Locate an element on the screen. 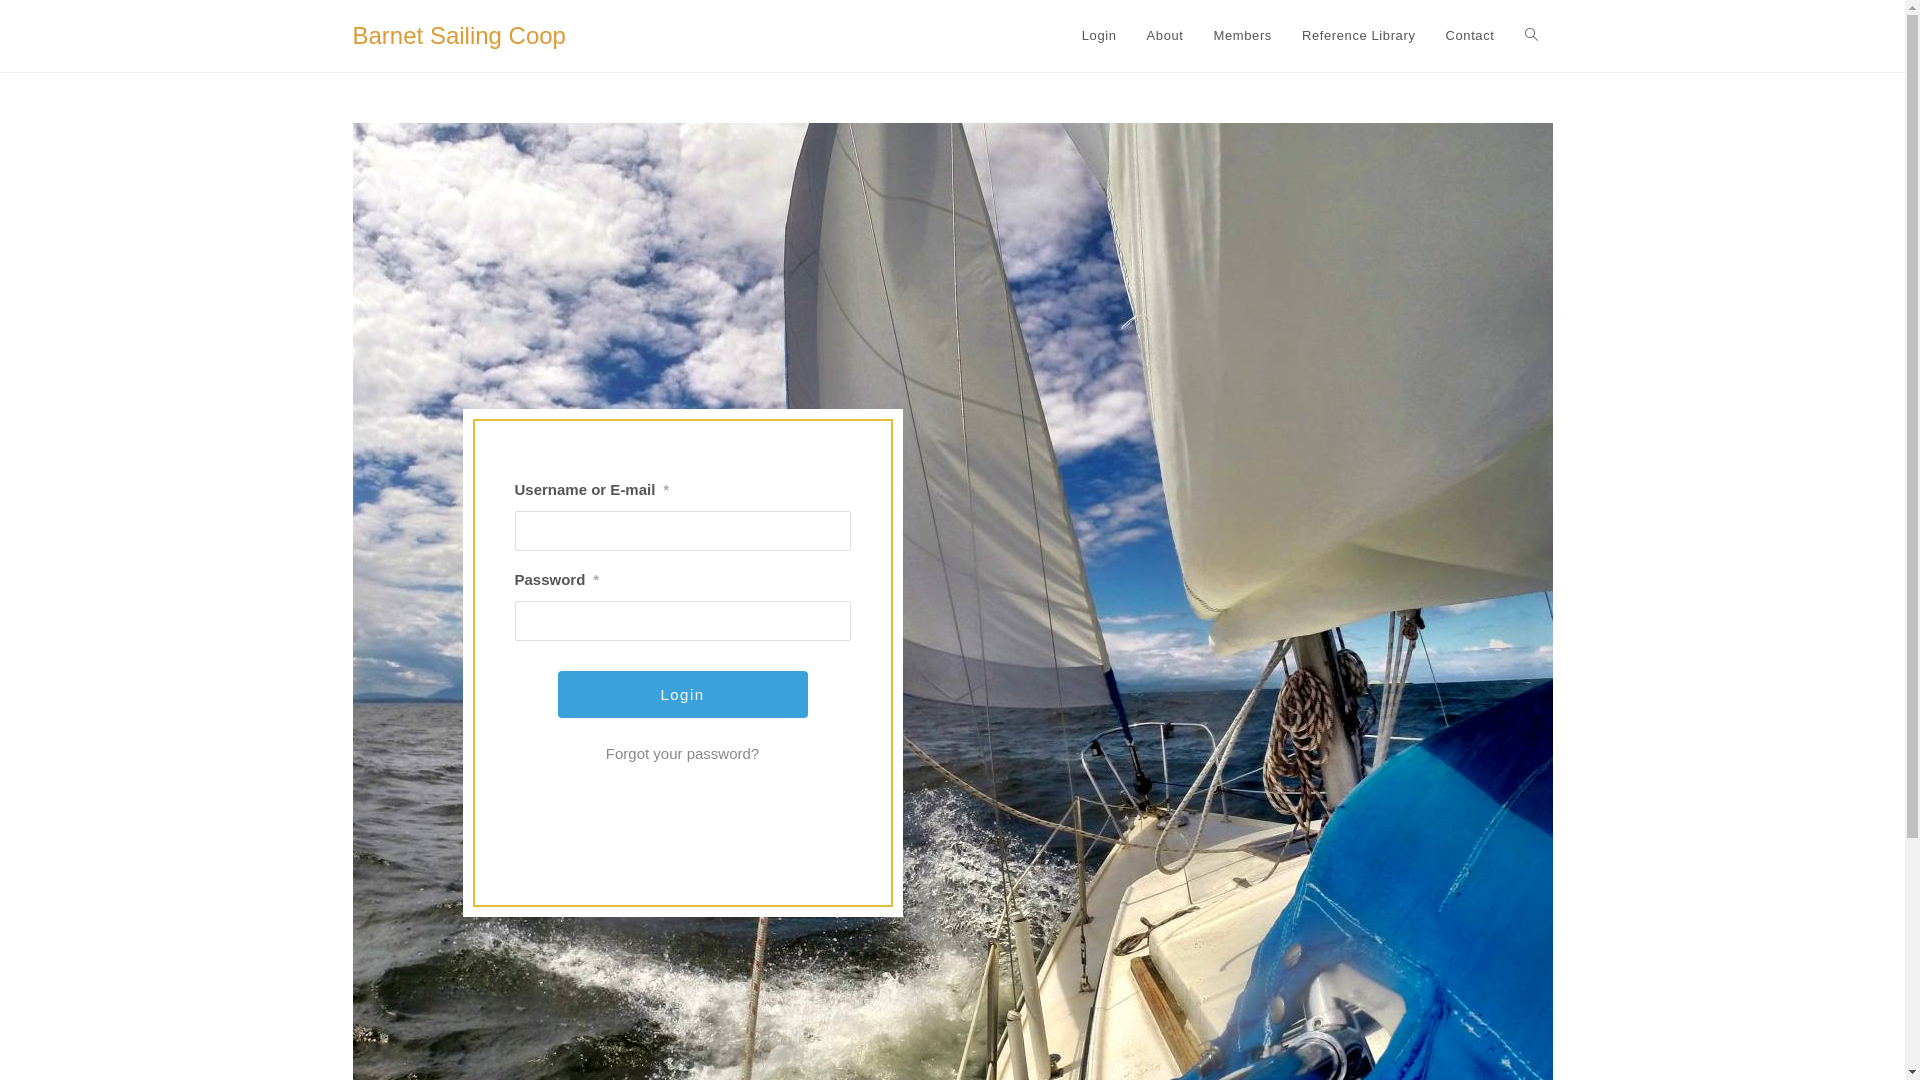 The height and width of the screenshot is (1080, 1920). 'Reference Library' is located at coordinates (1358, 35).